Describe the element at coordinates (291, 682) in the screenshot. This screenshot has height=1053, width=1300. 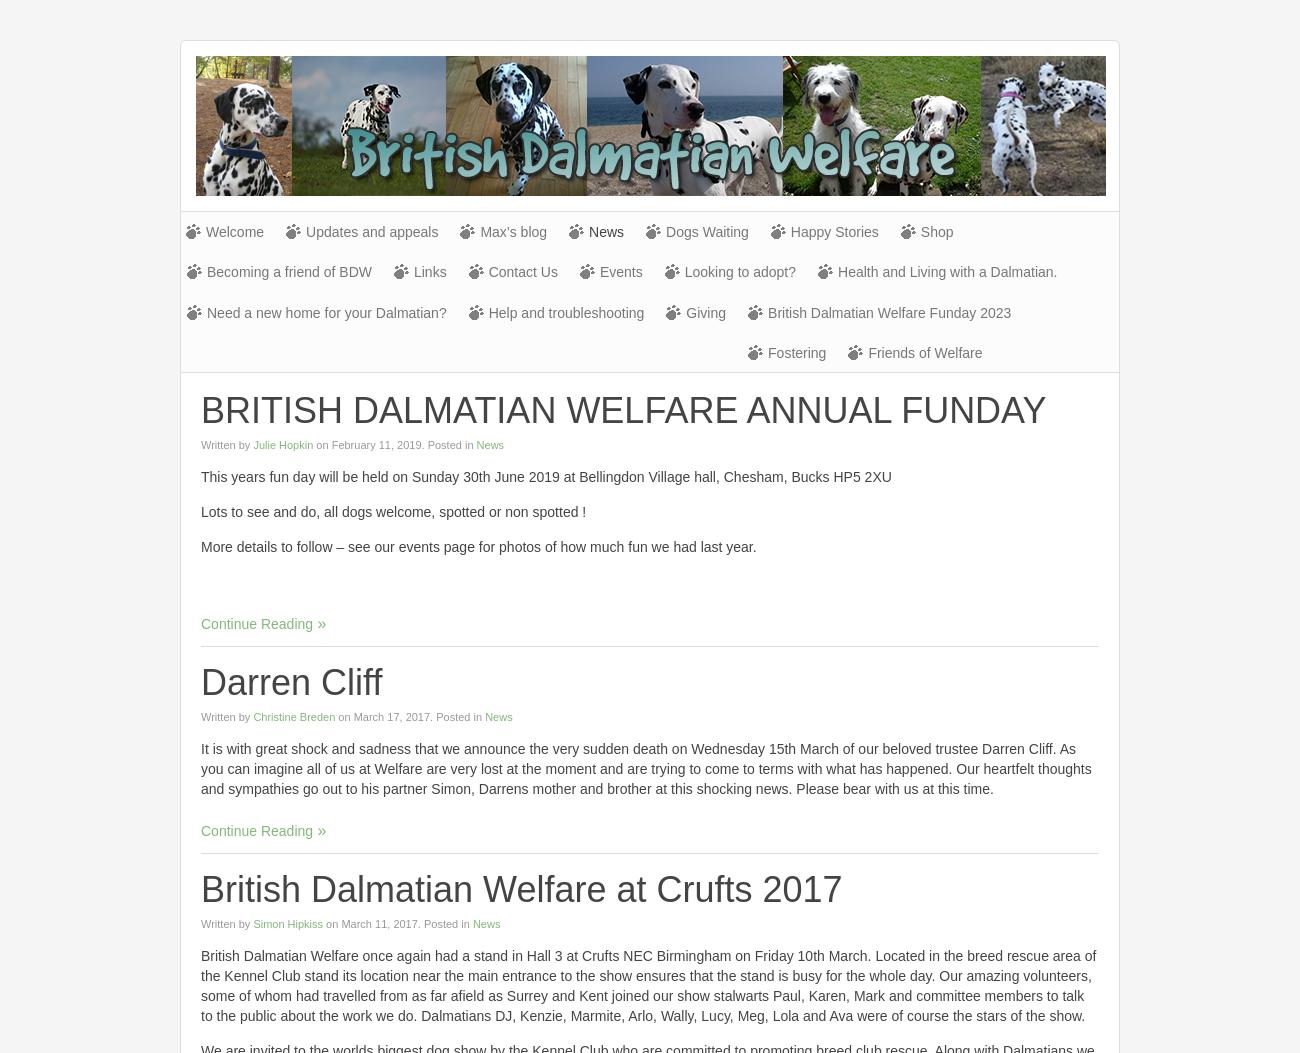
I see `'Darren Cliff'` at that location.